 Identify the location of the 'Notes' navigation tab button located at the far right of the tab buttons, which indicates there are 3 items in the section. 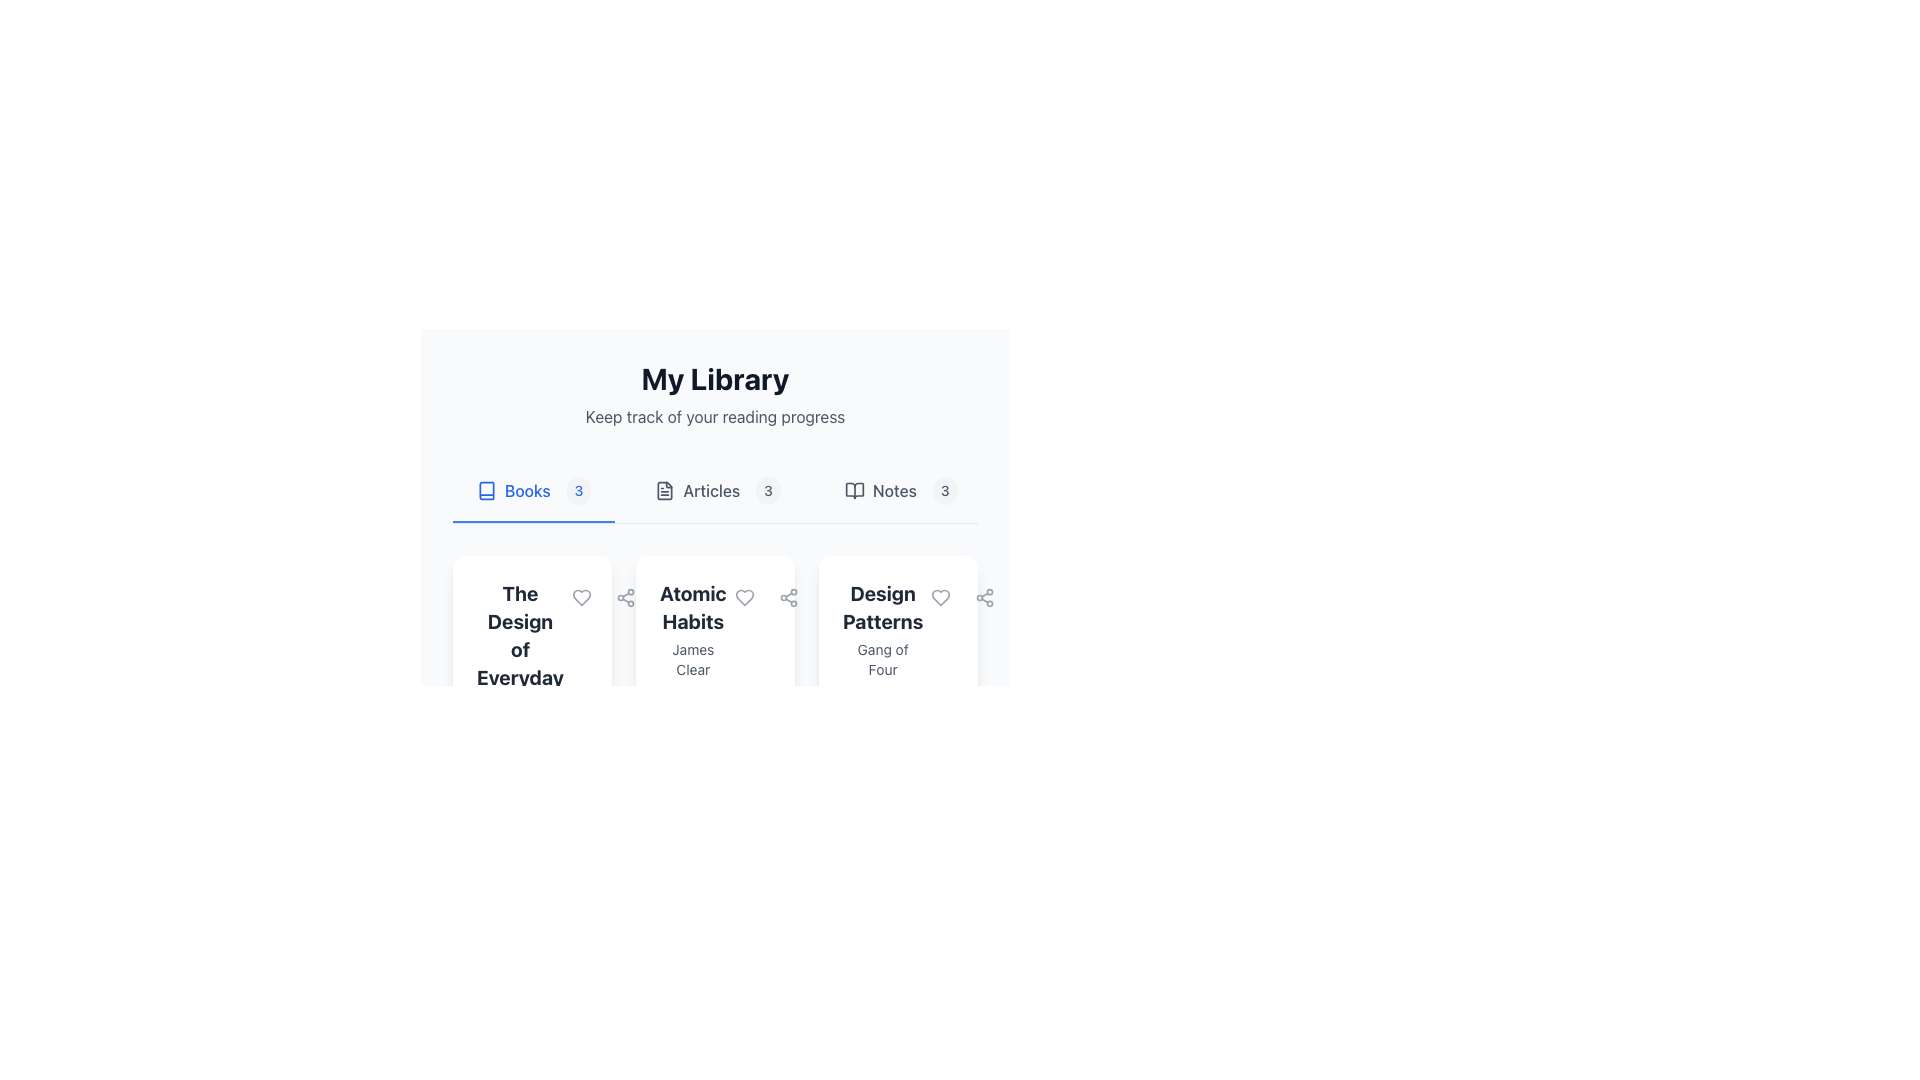
(900, 492).